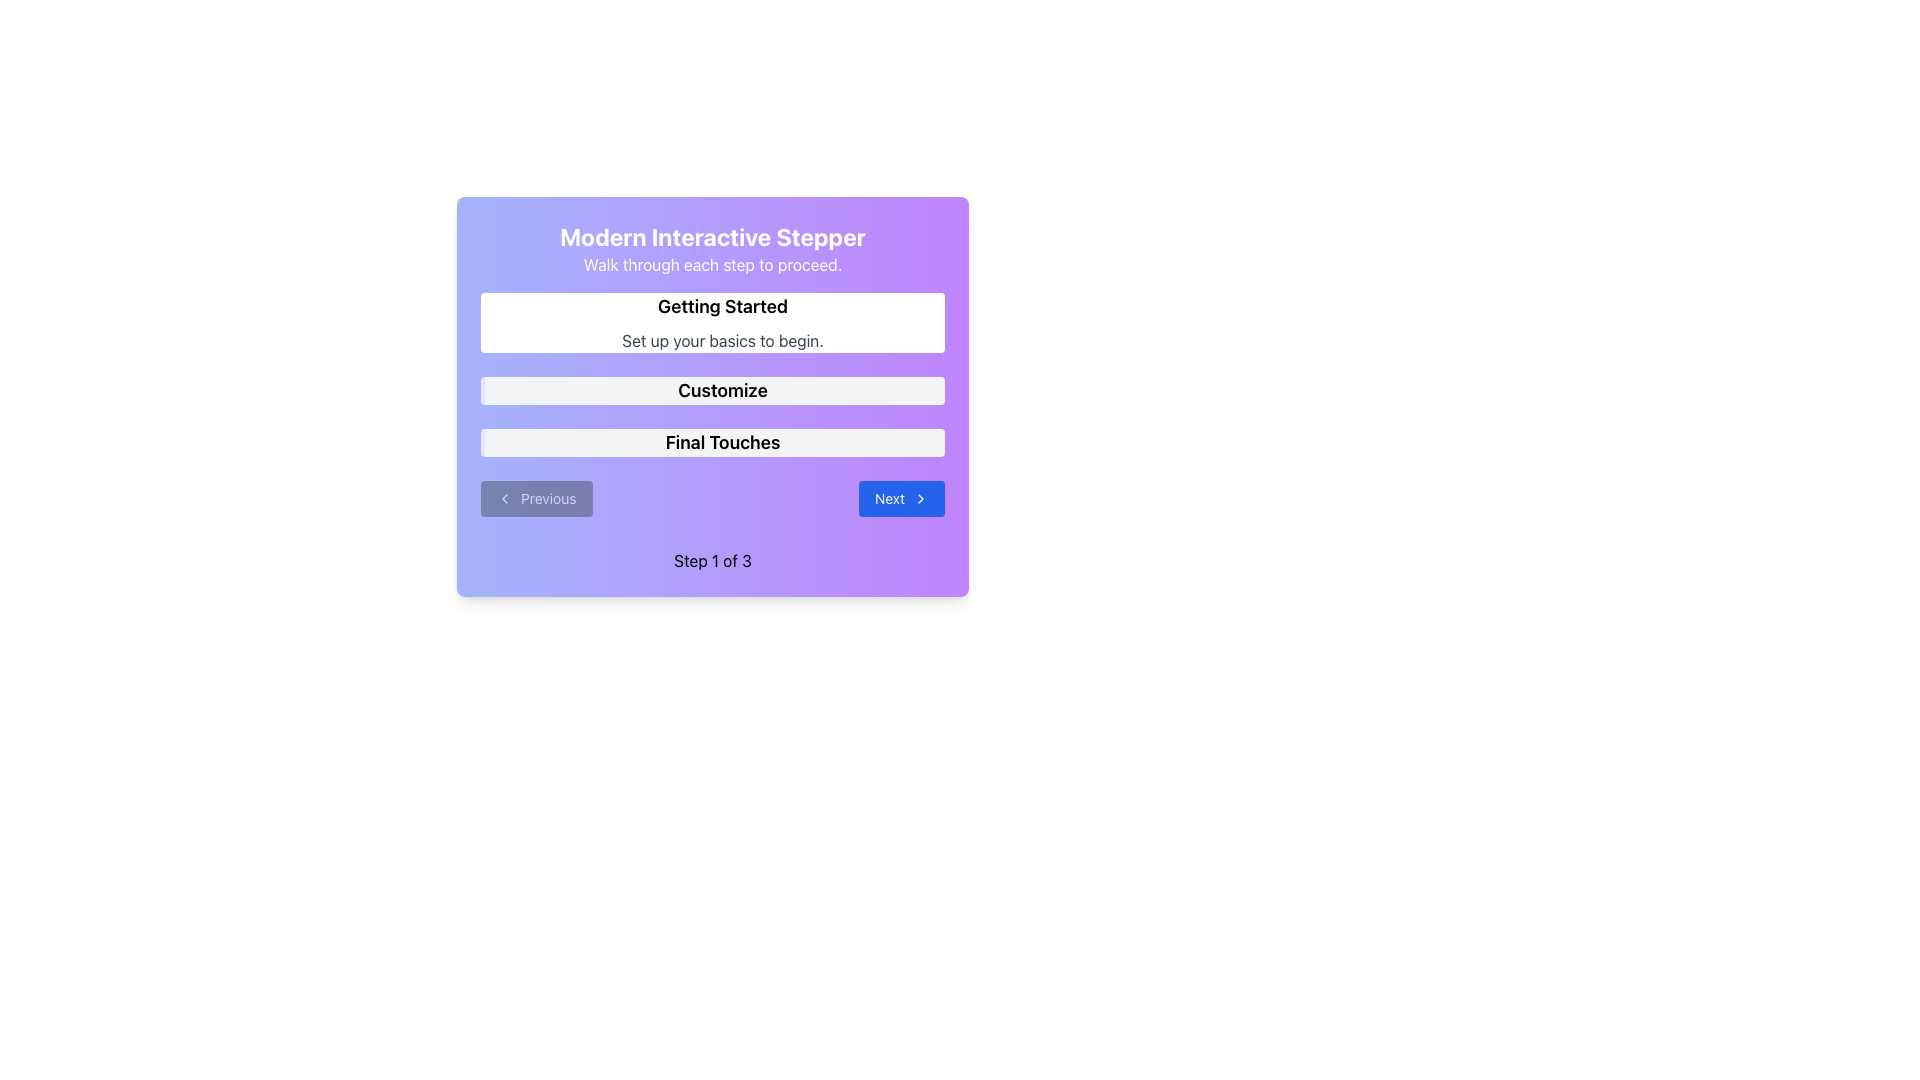  What do you see at coordinates (536, 497) in the screenshot?
I see `the 'Previous' button with a gray background and white text, located in the bottom-left section of the modal` at bounding box center [536, 497].